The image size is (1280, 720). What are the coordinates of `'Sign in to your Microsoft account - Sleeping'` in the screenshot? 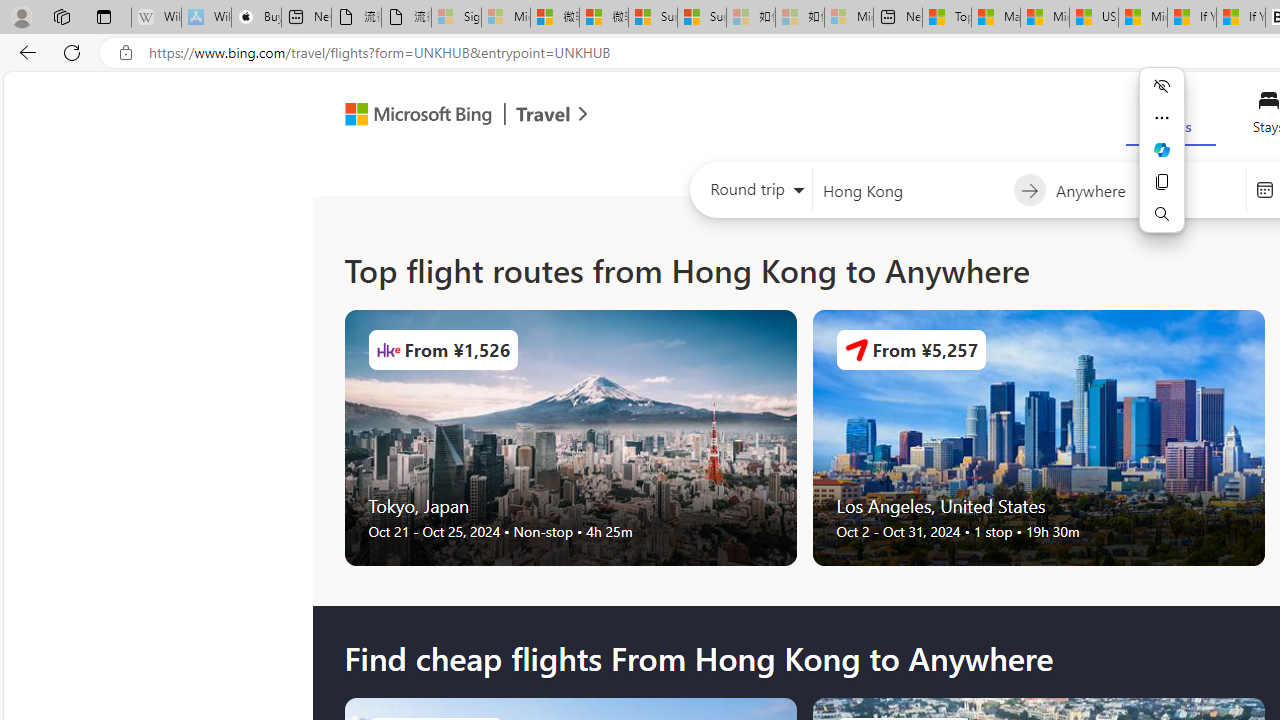 It's located at (455, 17).